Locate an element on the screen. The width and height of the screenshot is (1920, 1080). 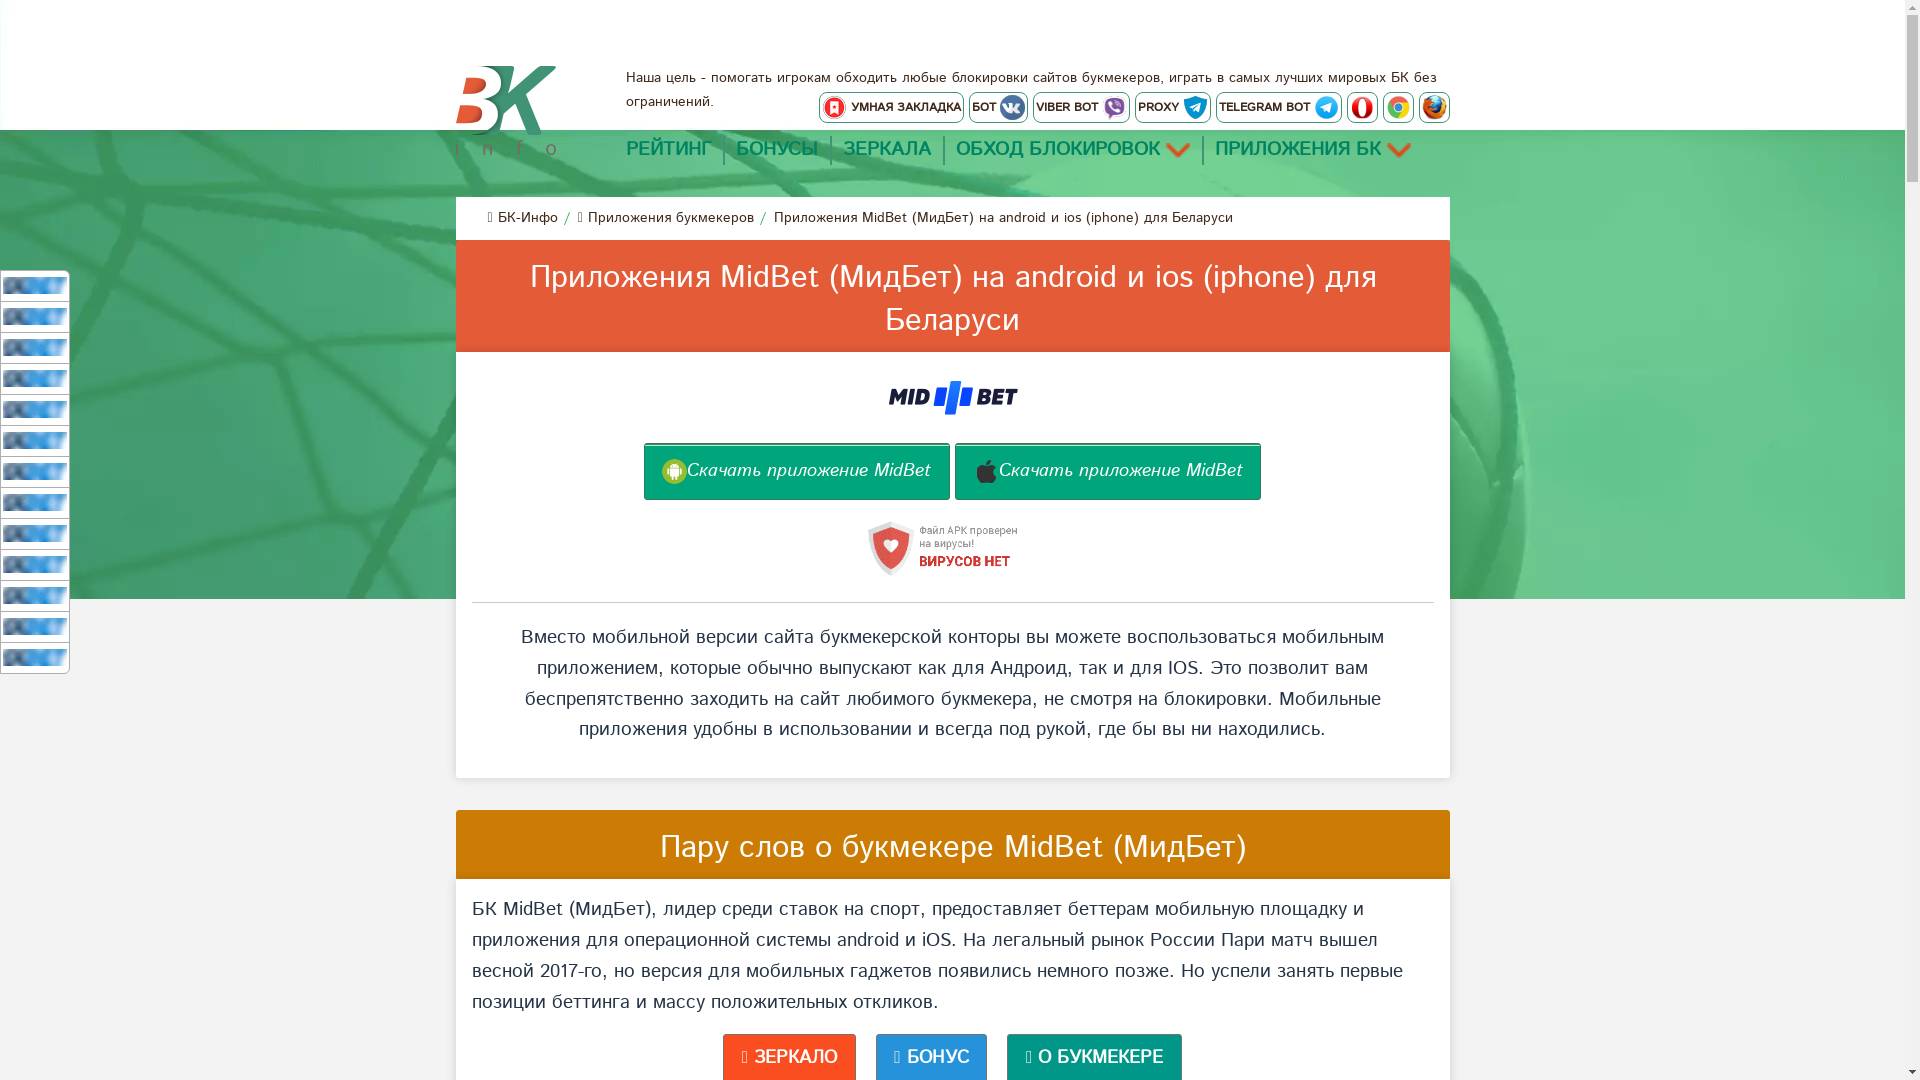
'MelBet' is located at coordinates (34, 315).